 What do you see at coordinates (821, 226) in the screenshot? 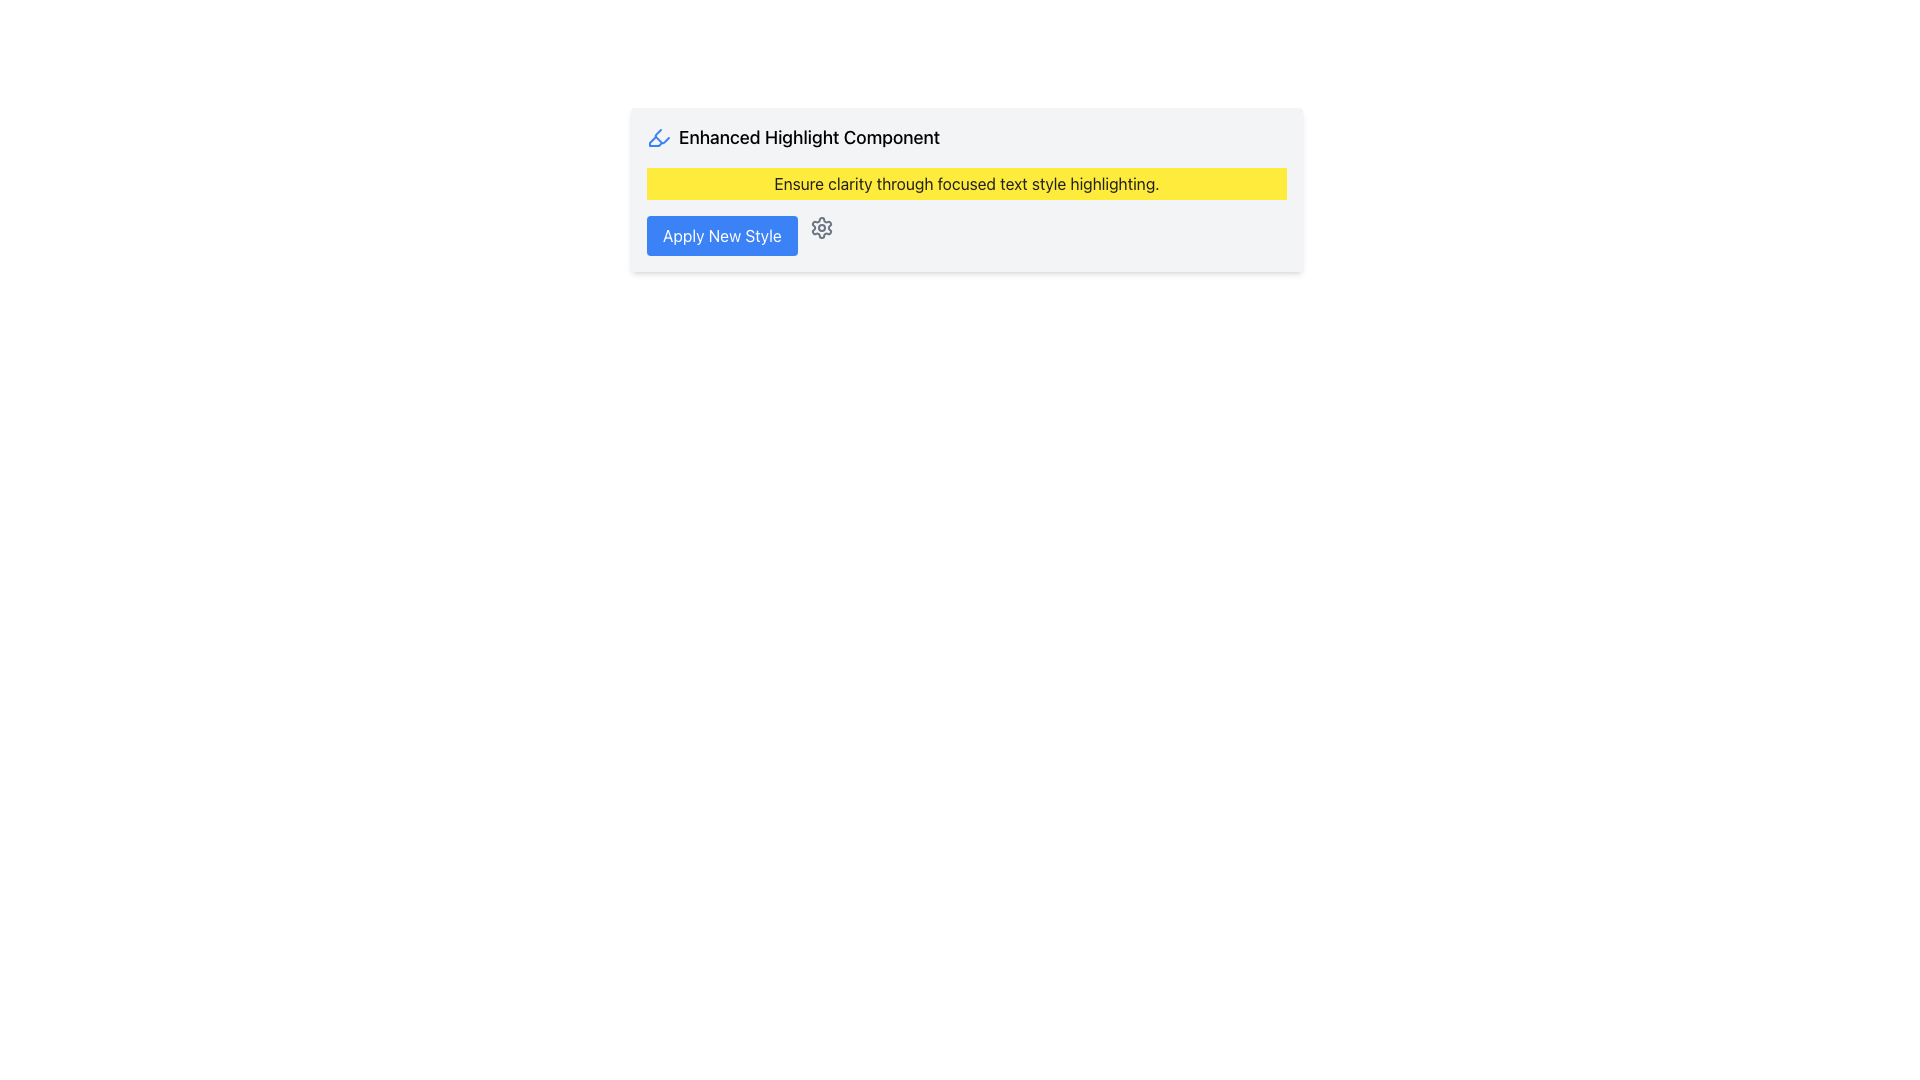
I see `the Settings Icon, which is located immediately to the right of the 'Apply New Style' button` at bounding box center [821, 226].